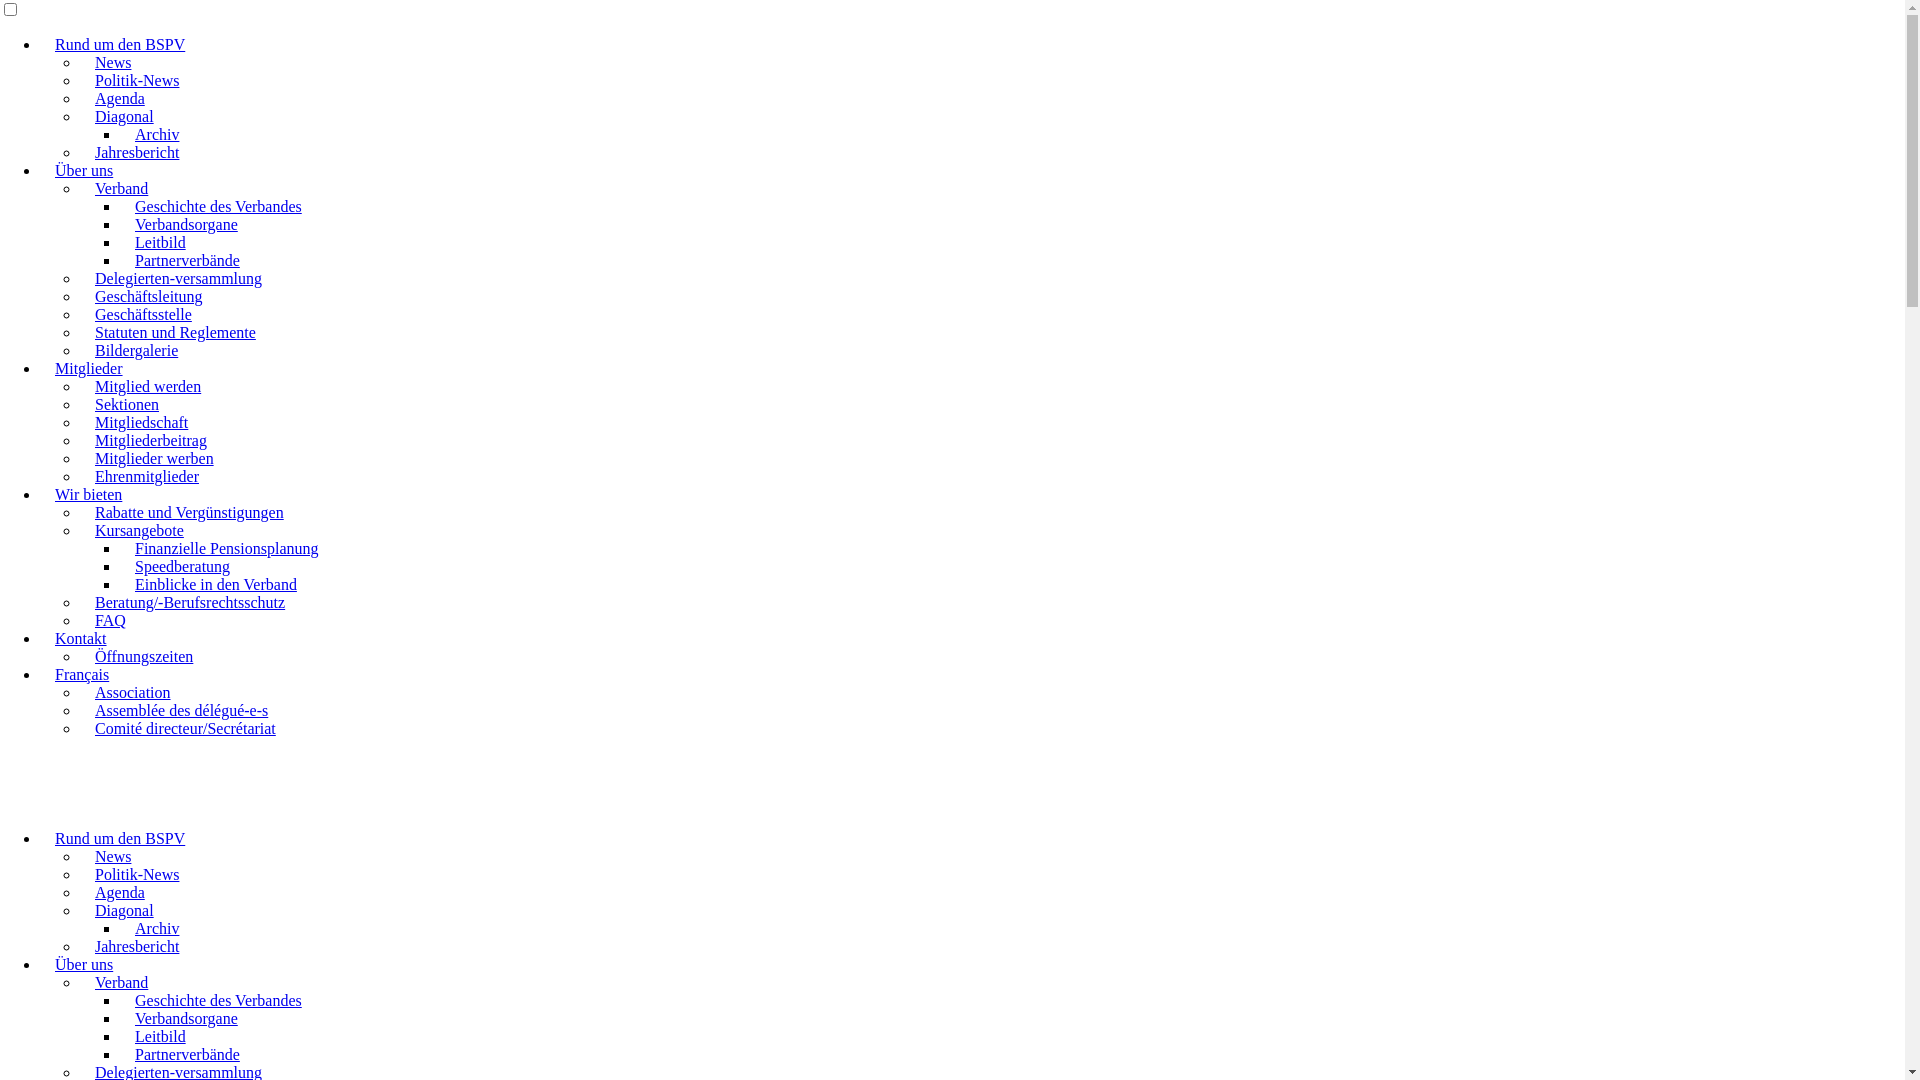 The image size is (1920, 1080). I want to click on 'Verbandsorgane', so click(186, 1018).